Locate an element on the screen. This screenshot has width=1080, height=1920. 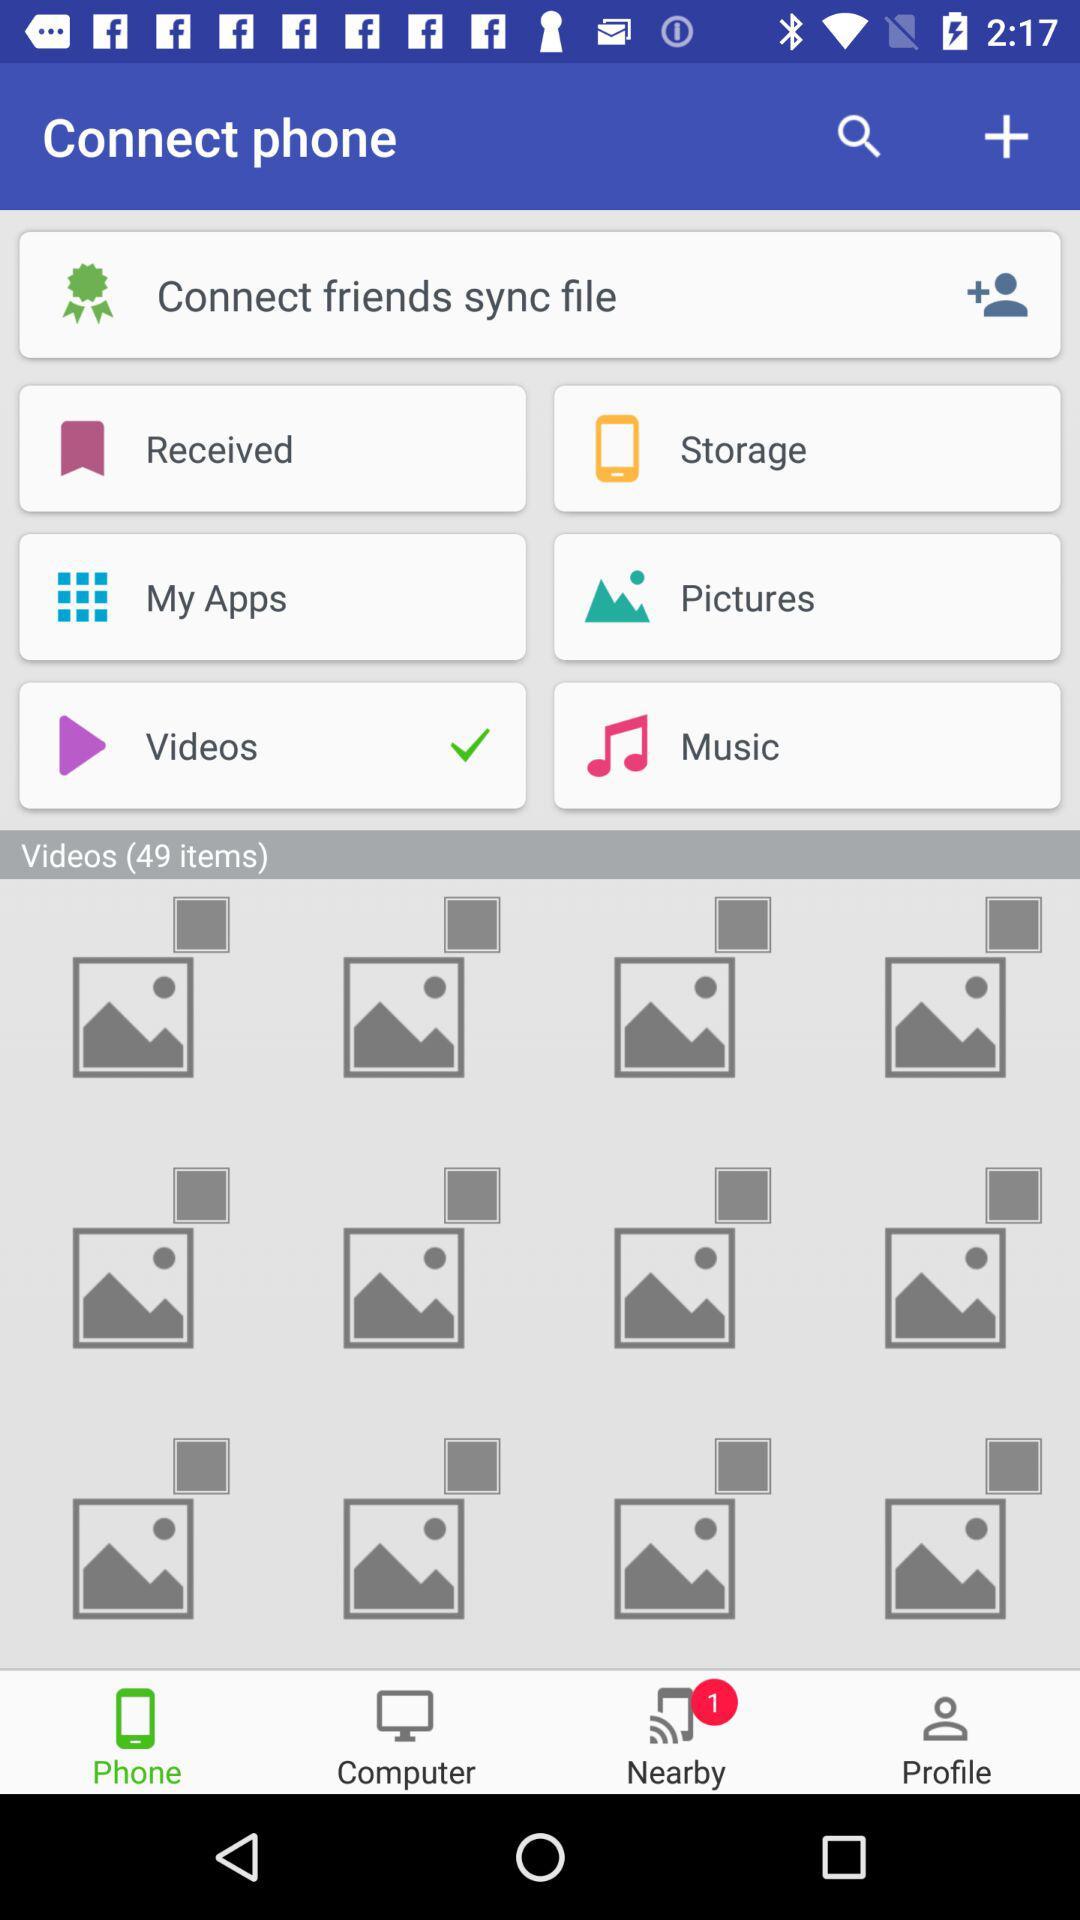
option is located at coordinates (1031, 1195).